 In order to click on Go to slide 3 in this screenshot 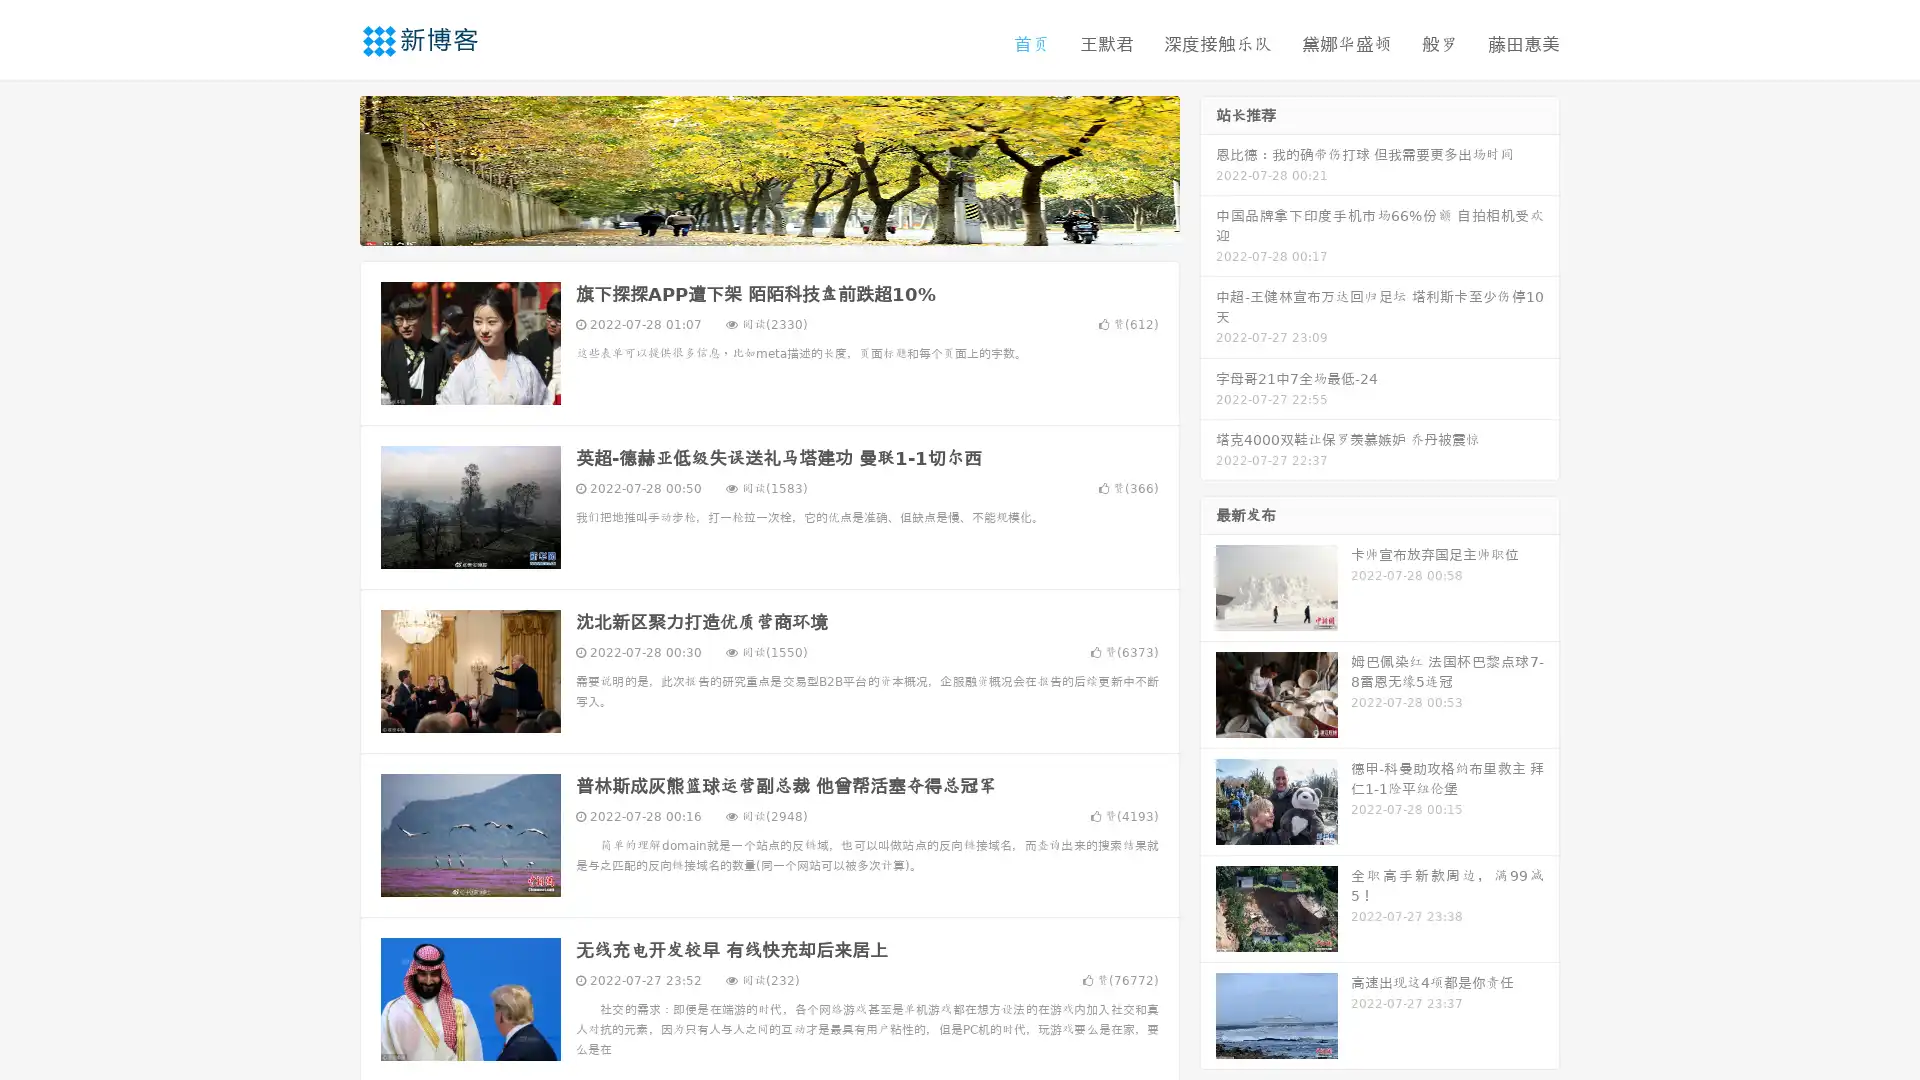, I will do `click(789, 225)`.